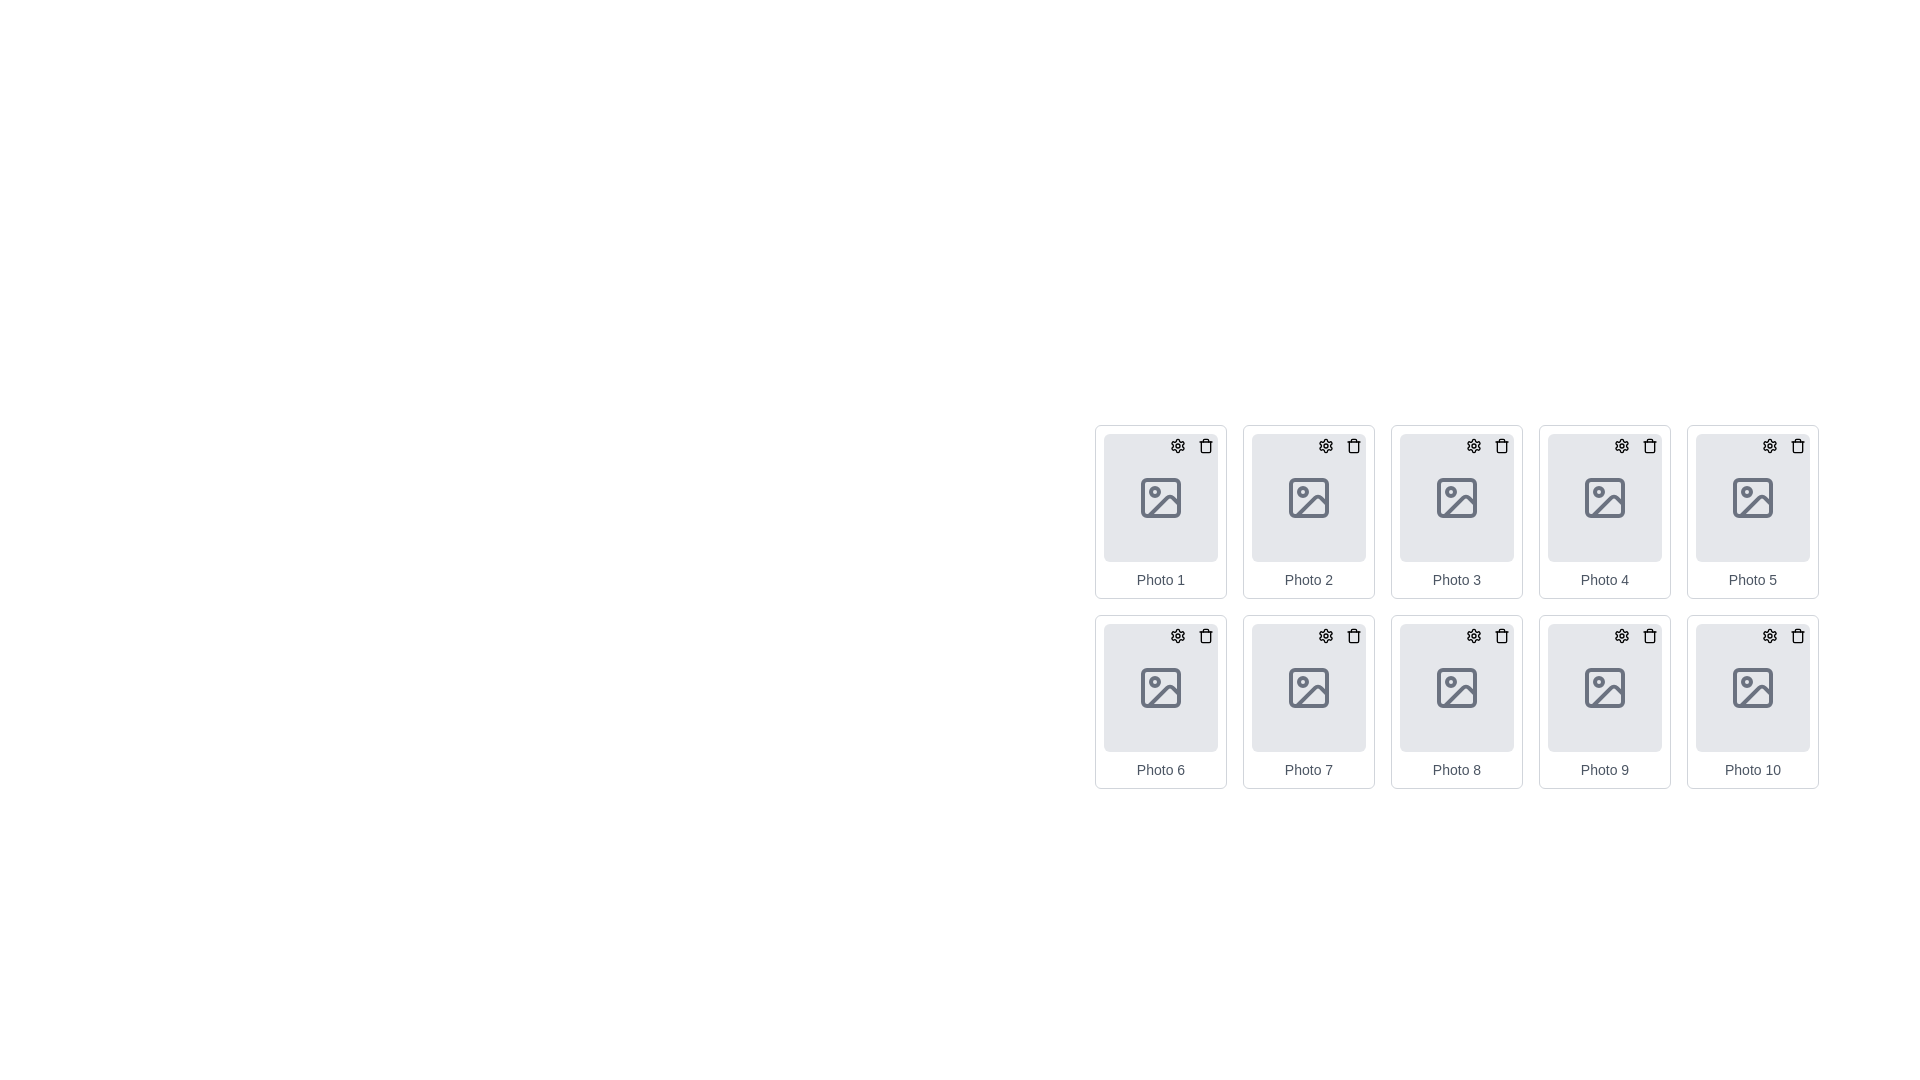 This screenshot has width=1920, height=1080. Describe the element at coordinates (1191, 445) in the screenshot. I see `the 'settings' icon on the control panel at the top right corner of the 'Photo 1' card` at that location.